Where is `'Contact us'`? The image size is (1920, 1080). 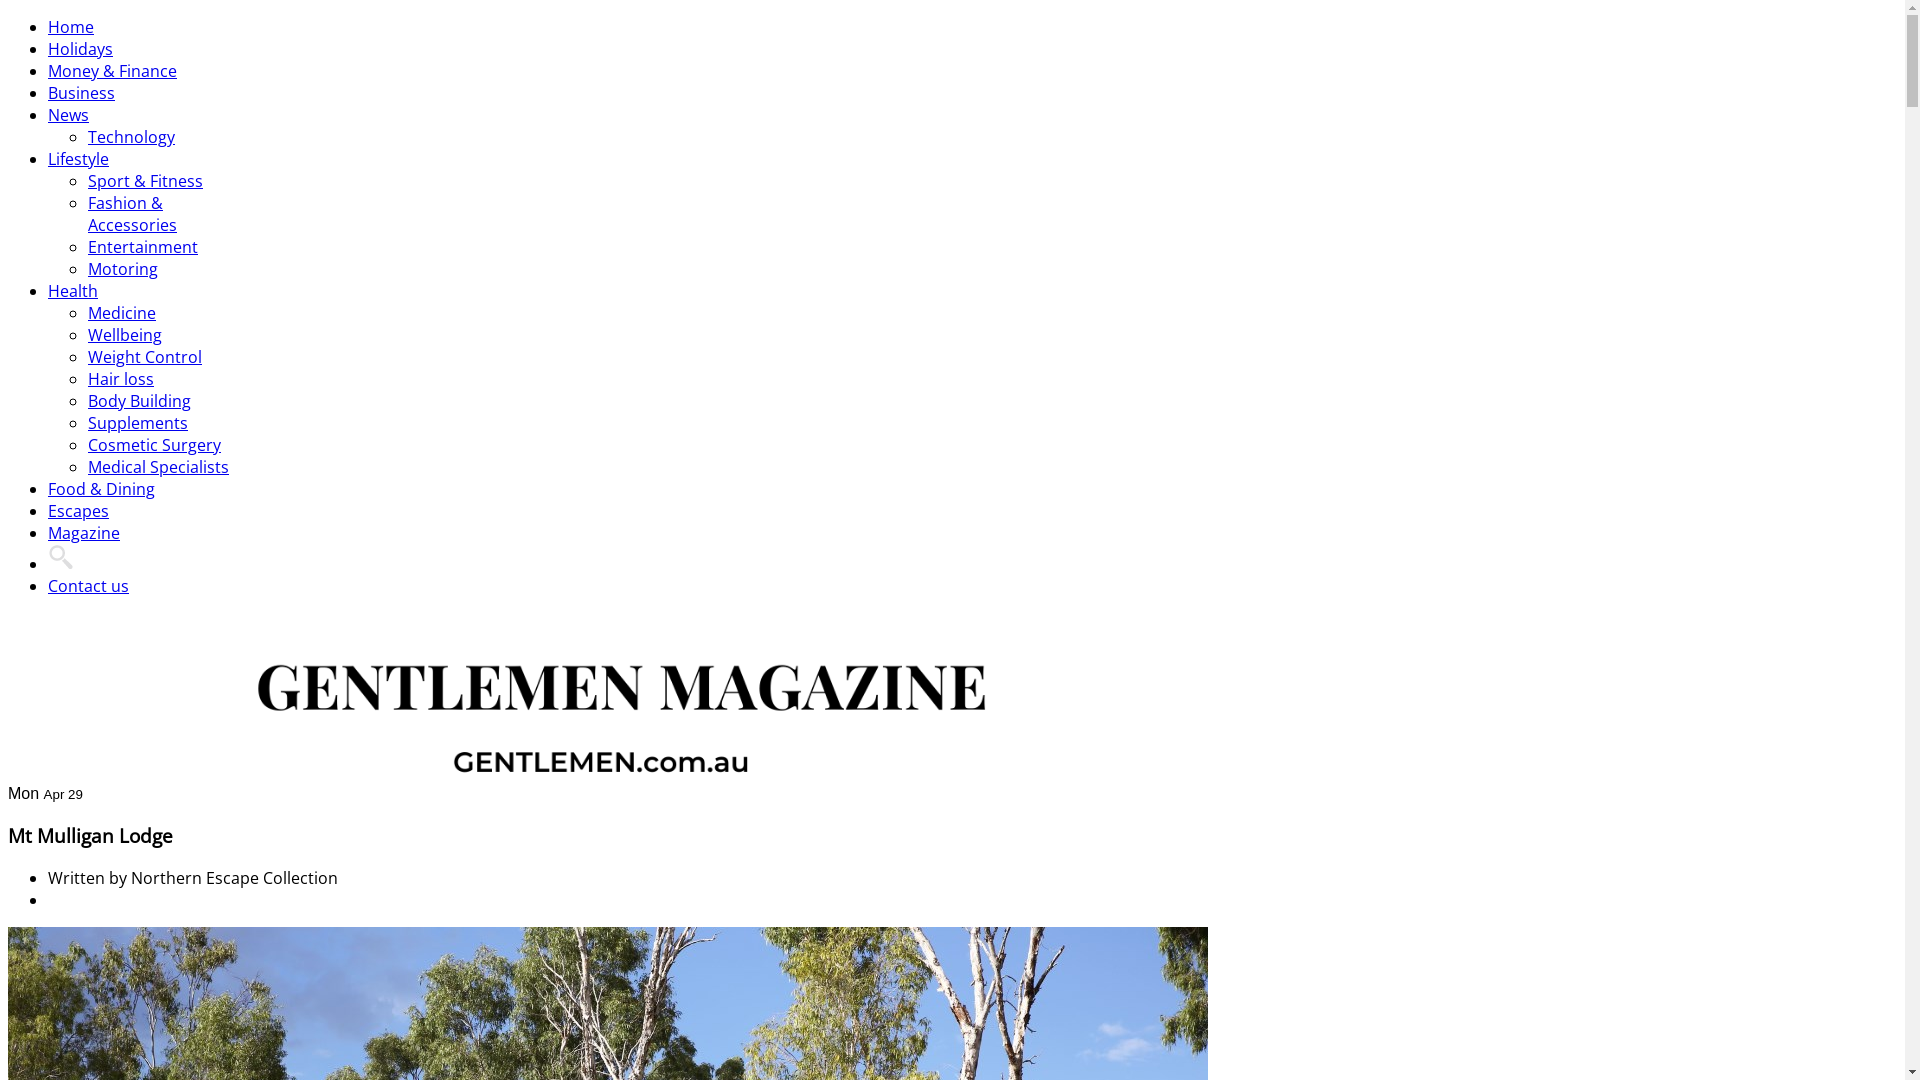 'Contact us' is located at coordinates (87, 585).